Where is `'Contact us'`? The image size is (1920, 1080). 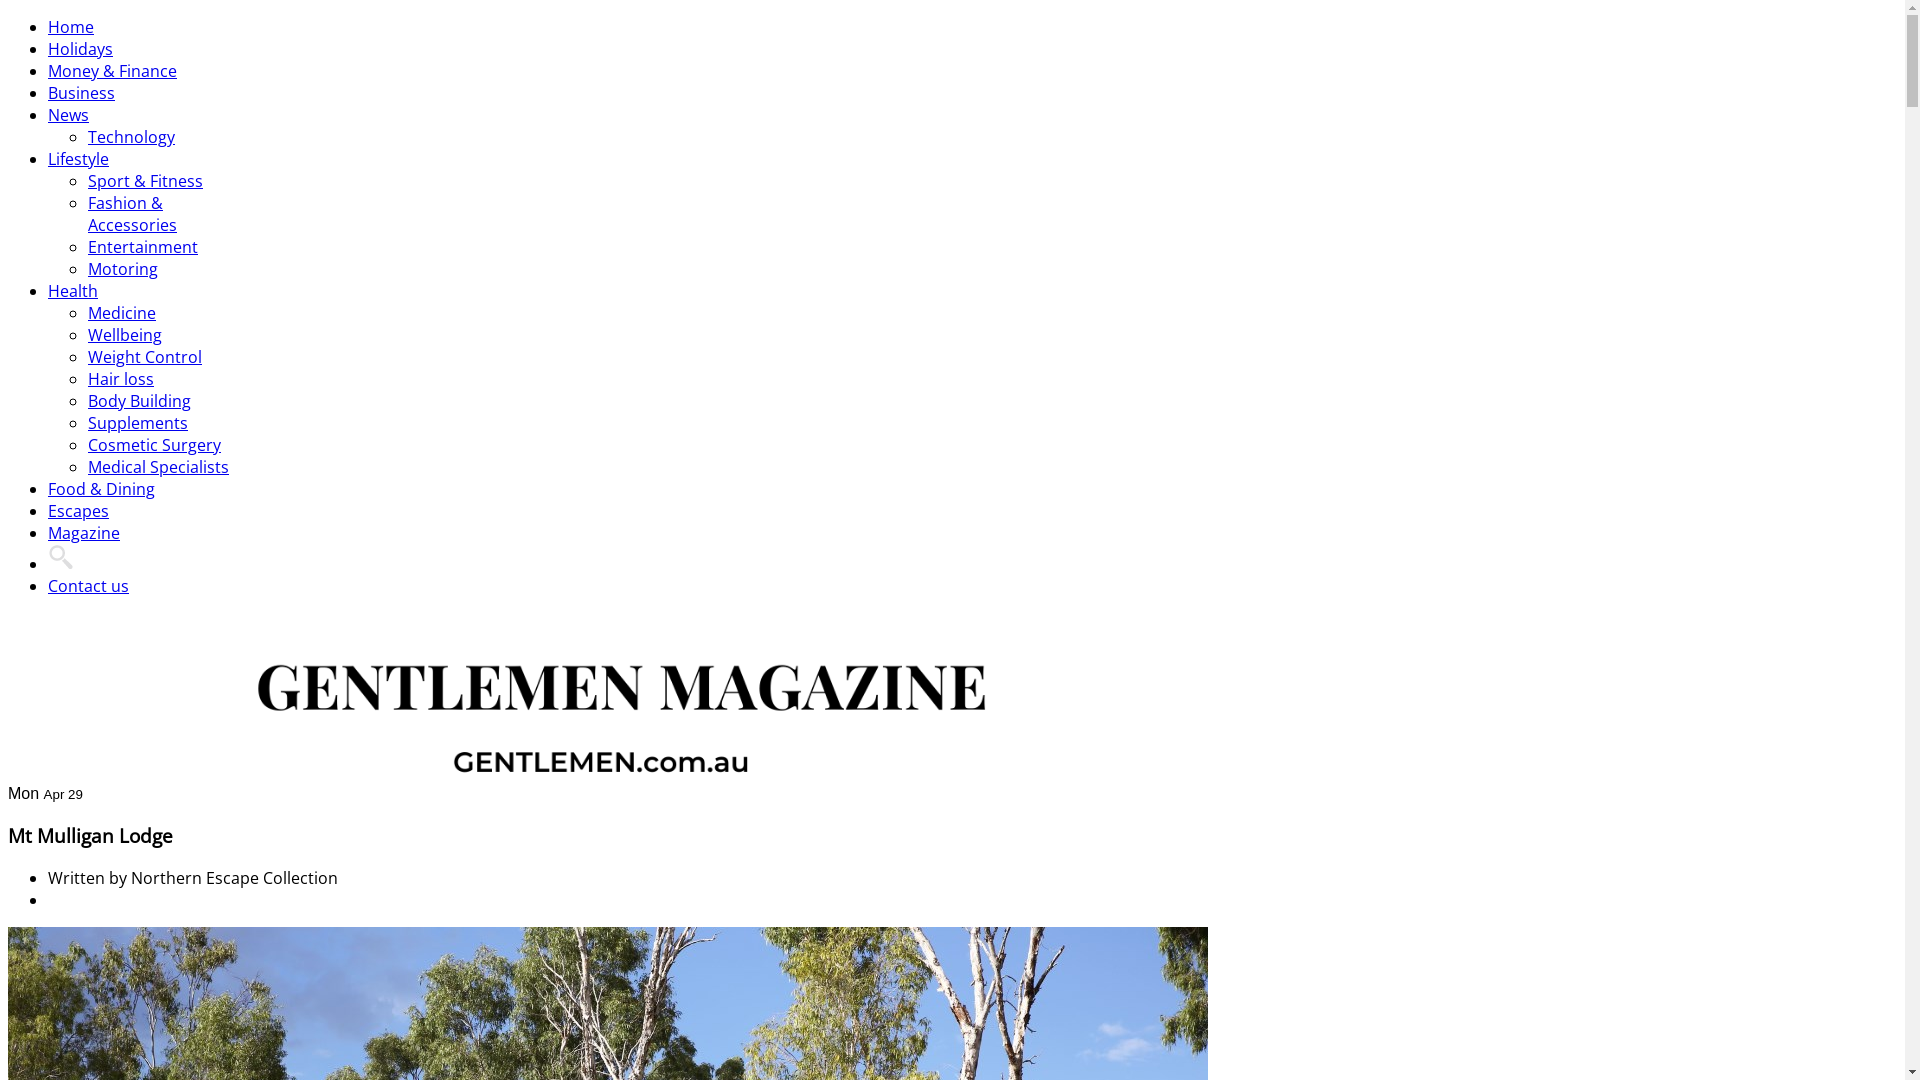 'Contact us' is located at coordinates (87, 585).